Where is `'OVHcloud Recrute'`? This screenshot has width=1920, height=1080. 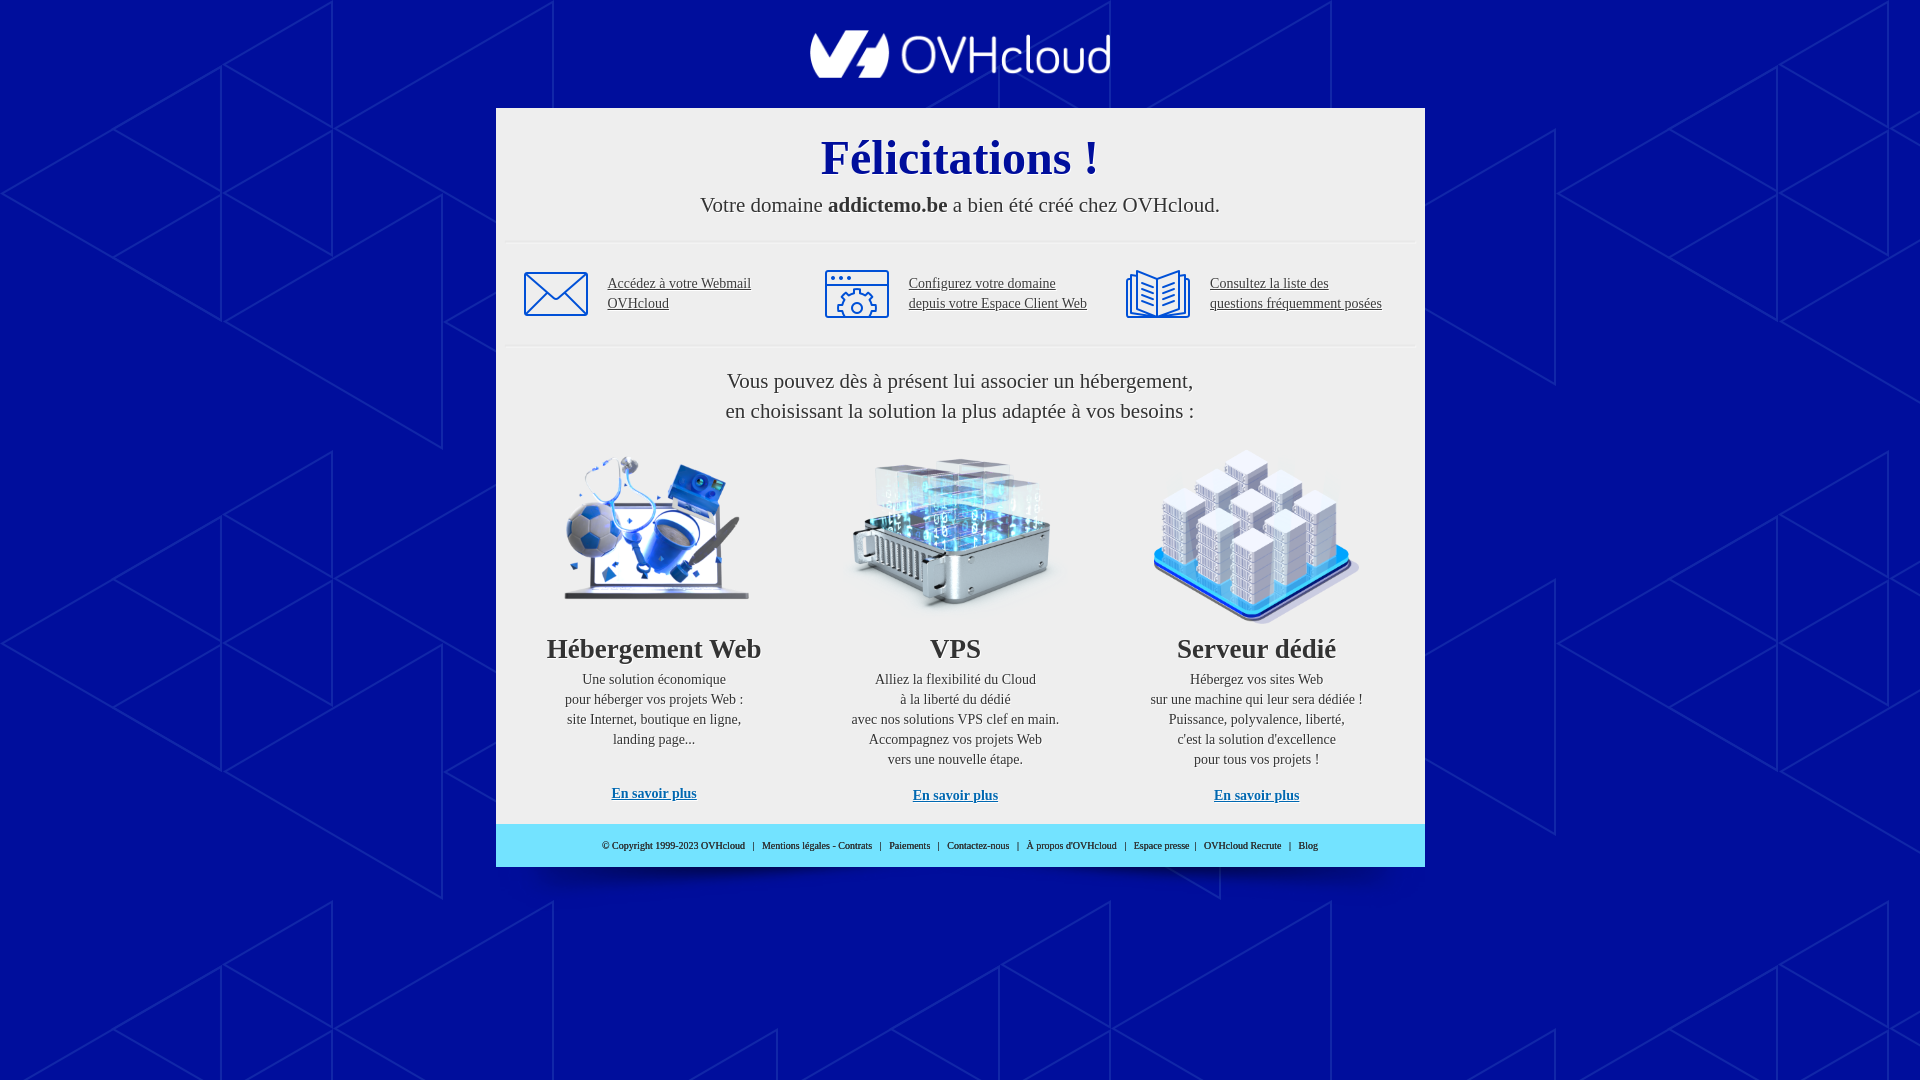 'OVHcloud Recrute' is located at coordinates (1241, 845).